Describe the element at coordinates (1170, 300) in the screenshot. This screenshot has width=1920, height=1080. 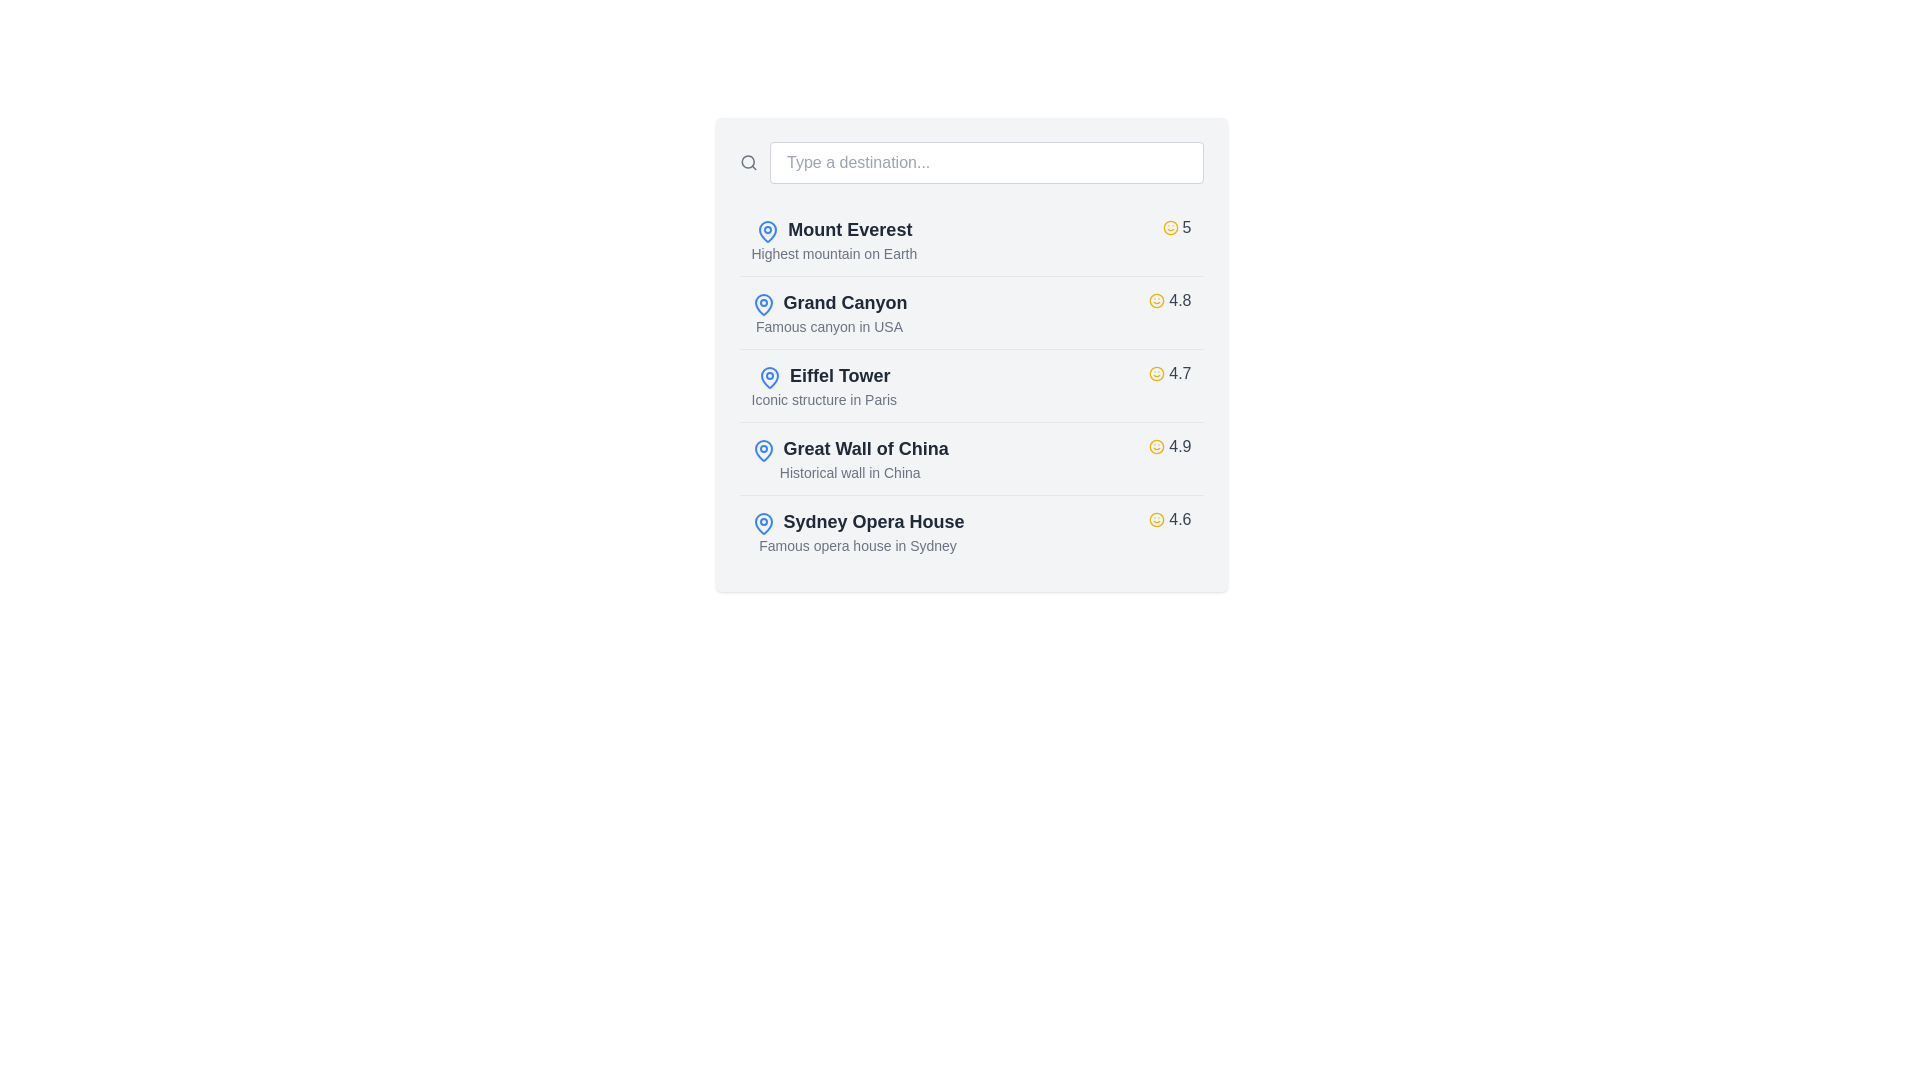
I see `numeric rating value '4.8' displayed next to the yellow smiley face icon in the Rating Indicator located in the second row, aligned with 'Grand Canyon'` at that location.